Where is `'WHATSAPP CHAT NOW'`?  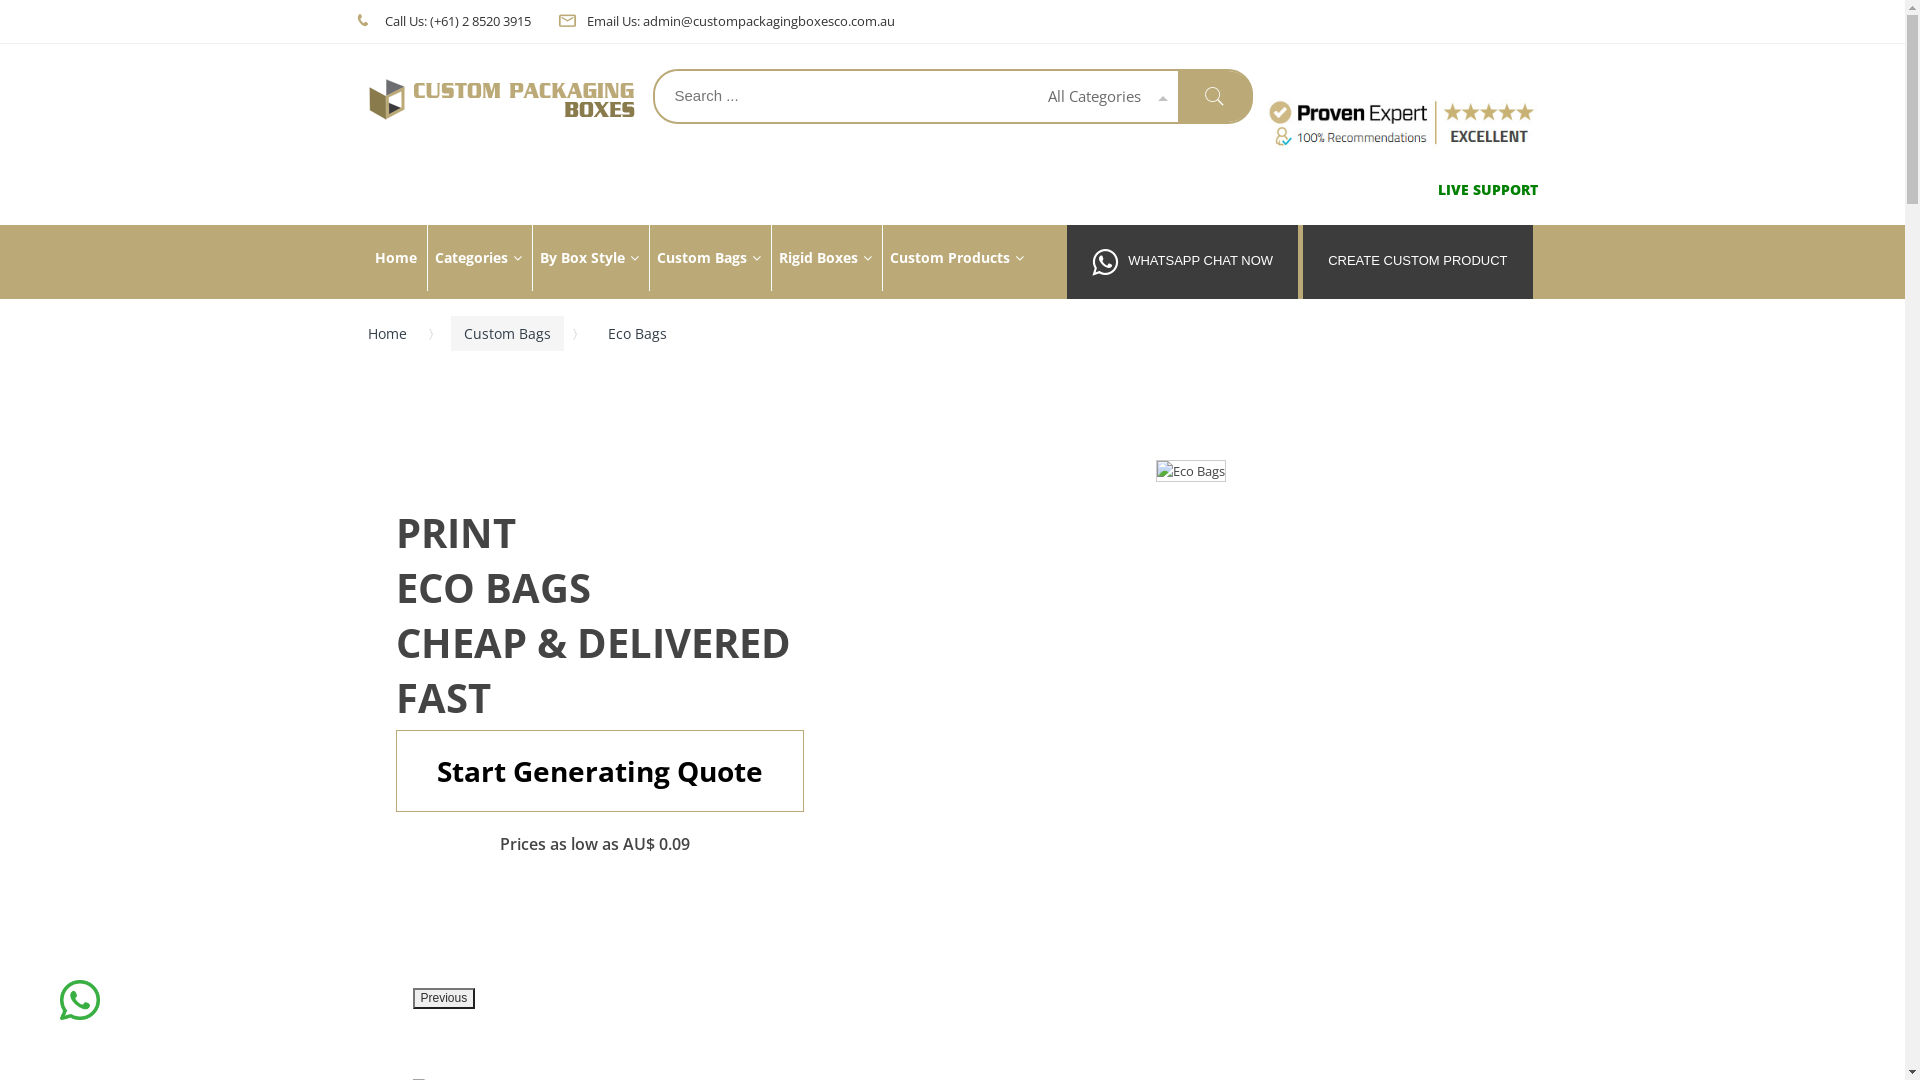 'WHATSAPP CHAT NOW' is located at coordinates (1182, 261).